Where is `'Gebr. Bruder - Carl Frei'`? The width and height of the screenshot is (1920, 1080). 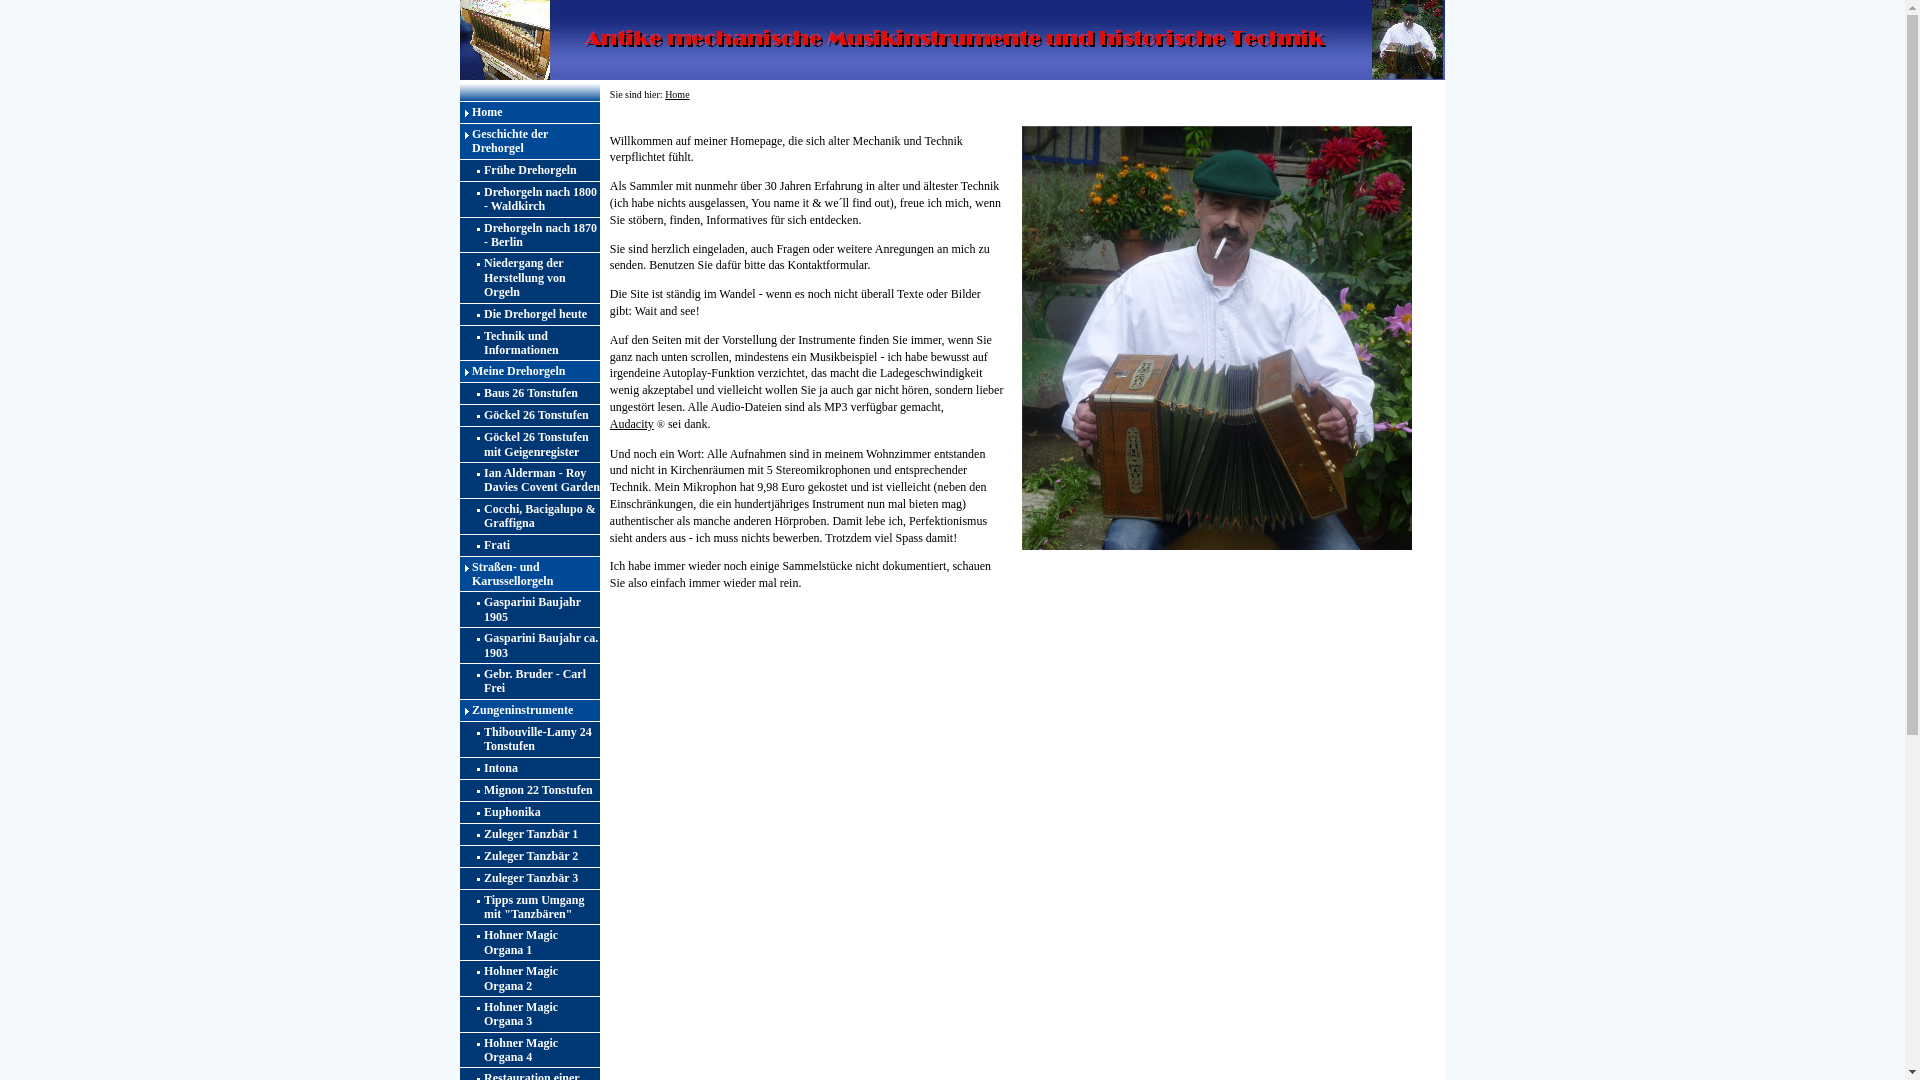
'Gebr. Bruder - Carl Frei' is located at coordinates (529, 680).